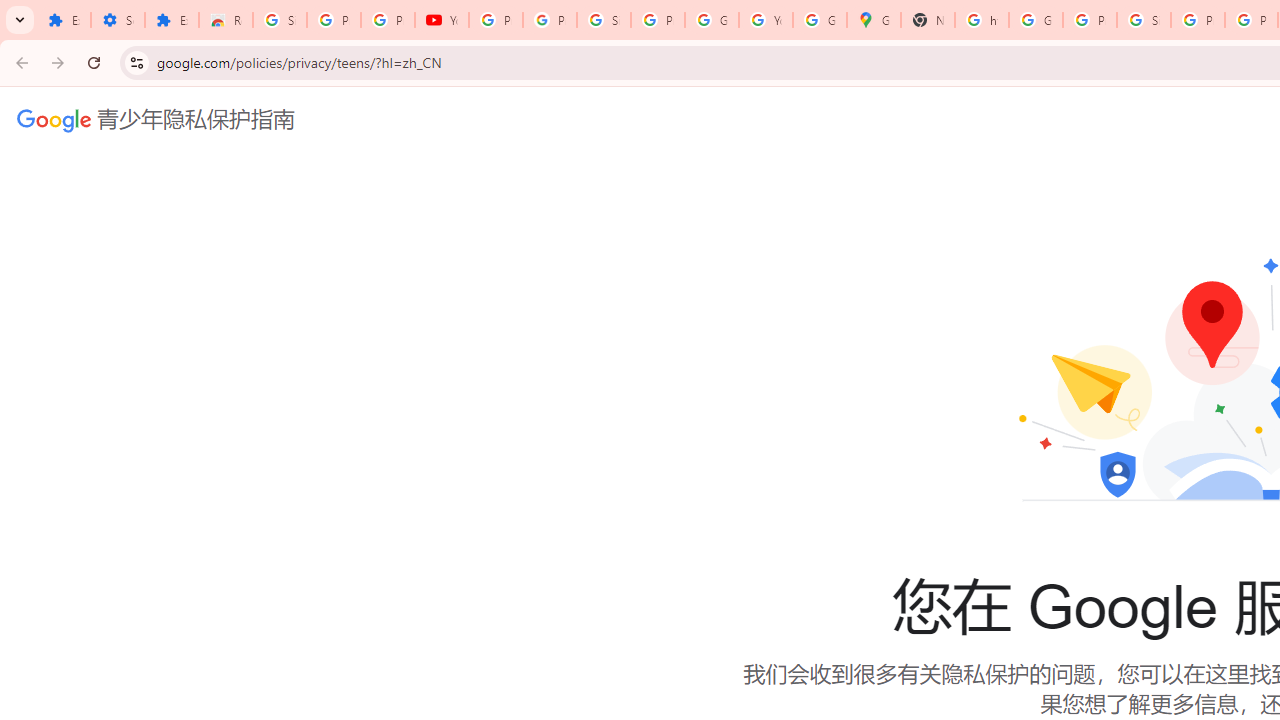  I want to click on 'New Tab', so click(927, 20).